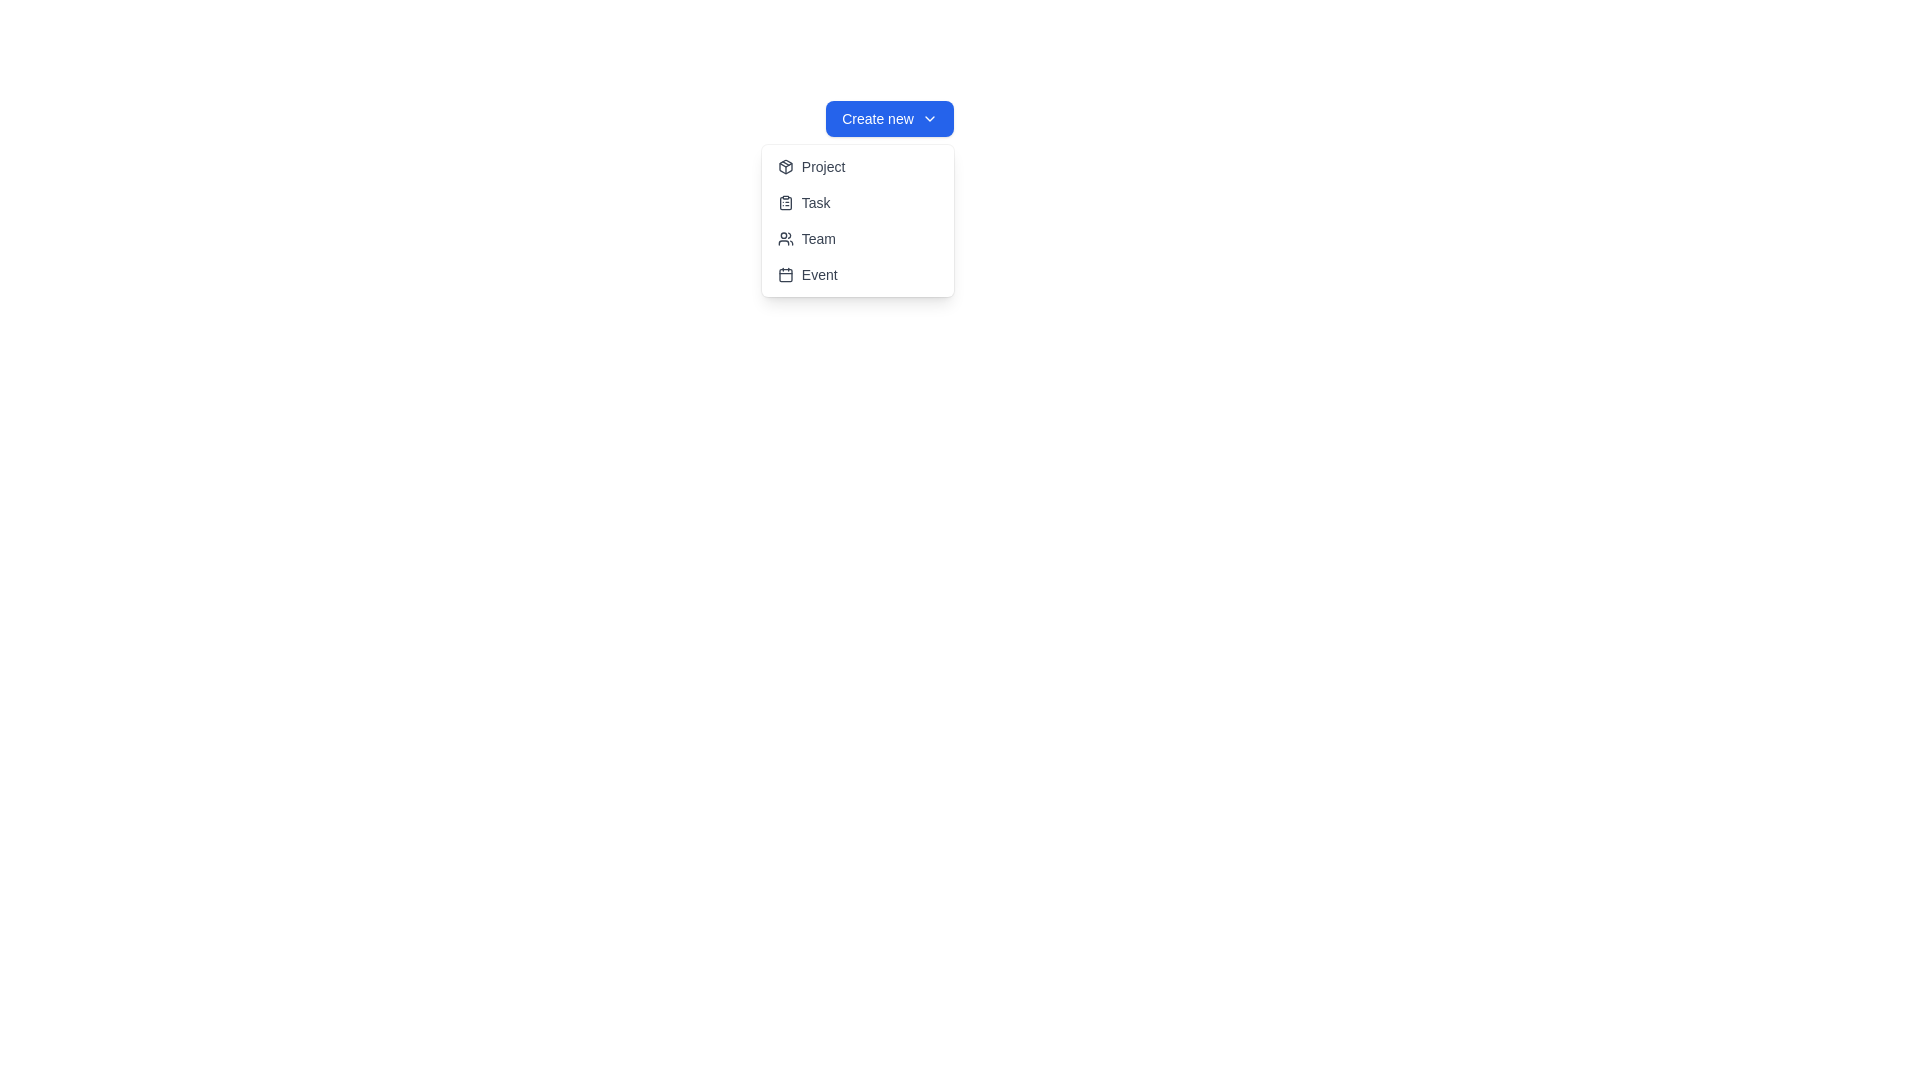 This screenshot has height=1080, width=1920. What do you see at coordinates (857, 203) in the screenshot?
I see `the second button` at bounding box center [857, 203].